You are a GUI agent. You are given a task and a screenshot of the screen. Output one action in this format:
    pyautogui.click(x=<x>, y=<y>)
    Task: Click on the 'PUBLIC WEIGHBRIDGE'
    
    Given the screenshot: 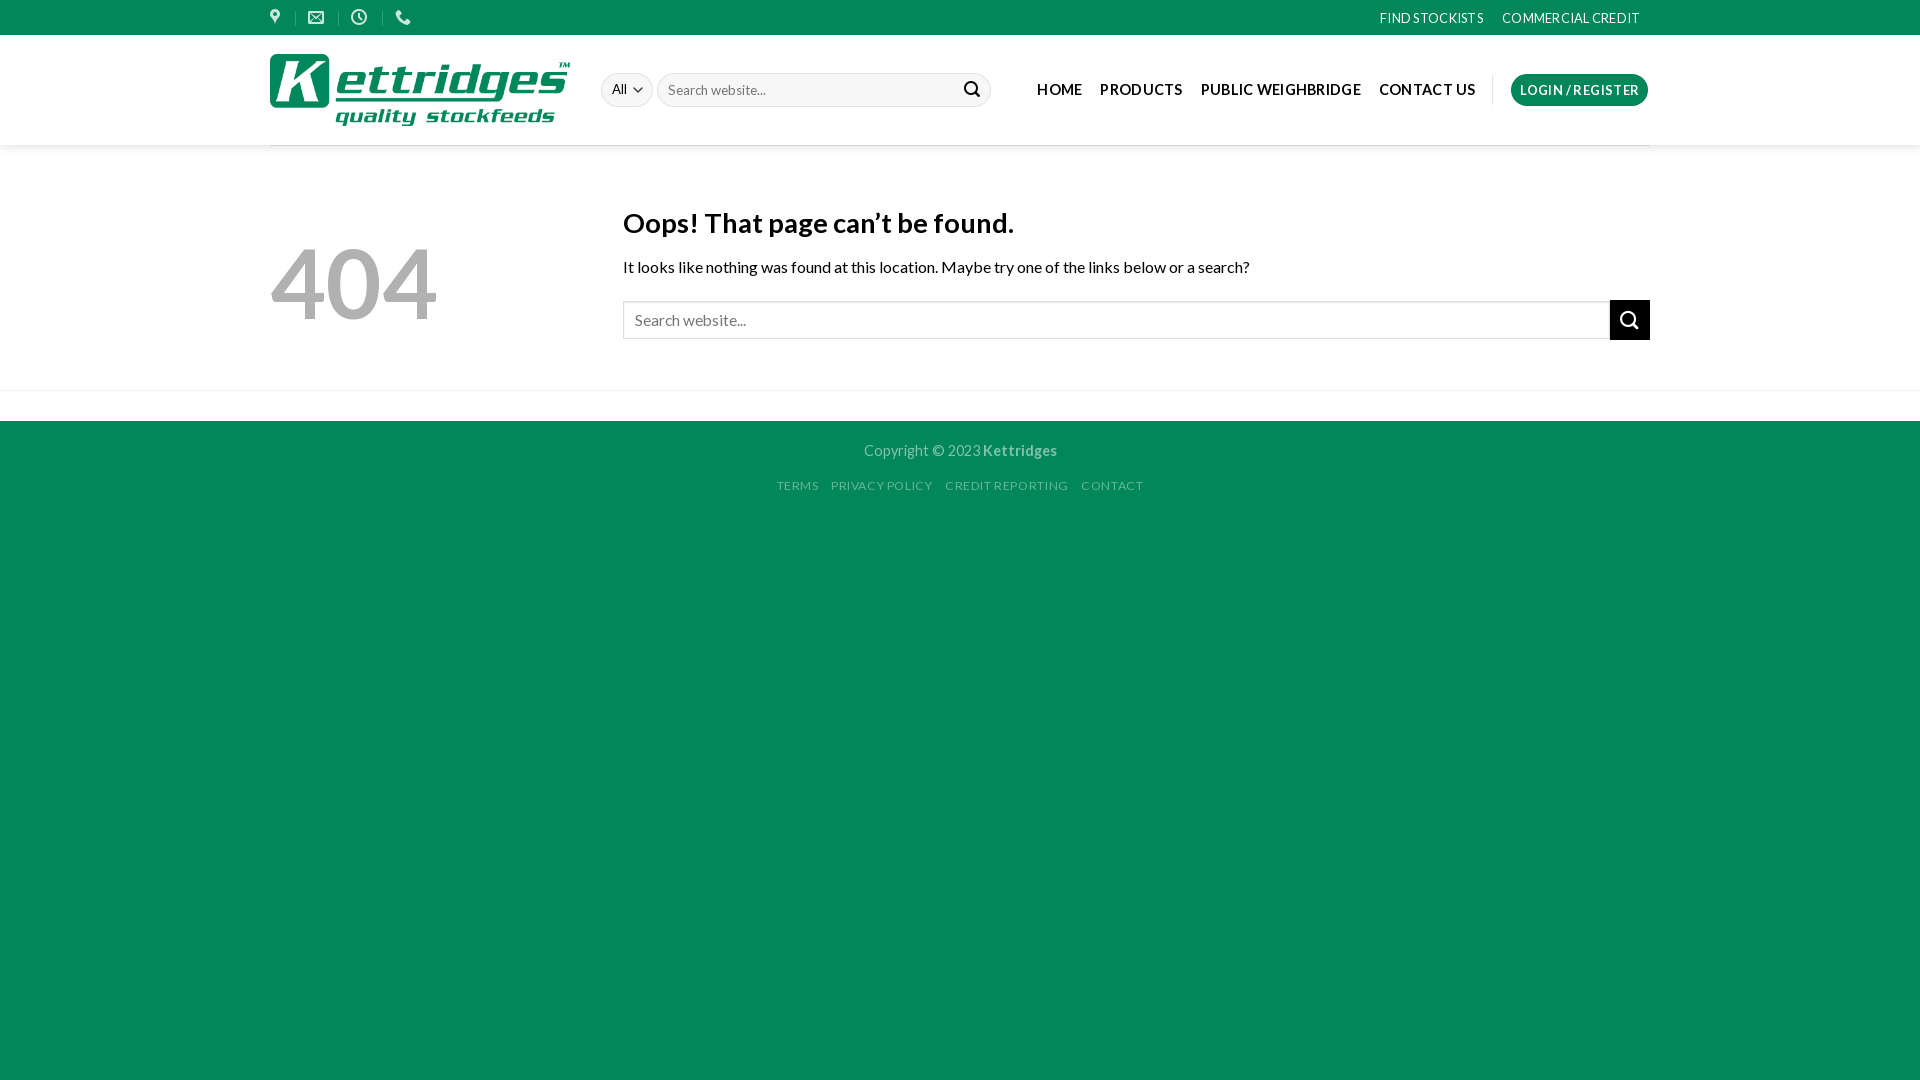 What is the action you would take?
    pyautogui.click(x=1200, y=88)
    